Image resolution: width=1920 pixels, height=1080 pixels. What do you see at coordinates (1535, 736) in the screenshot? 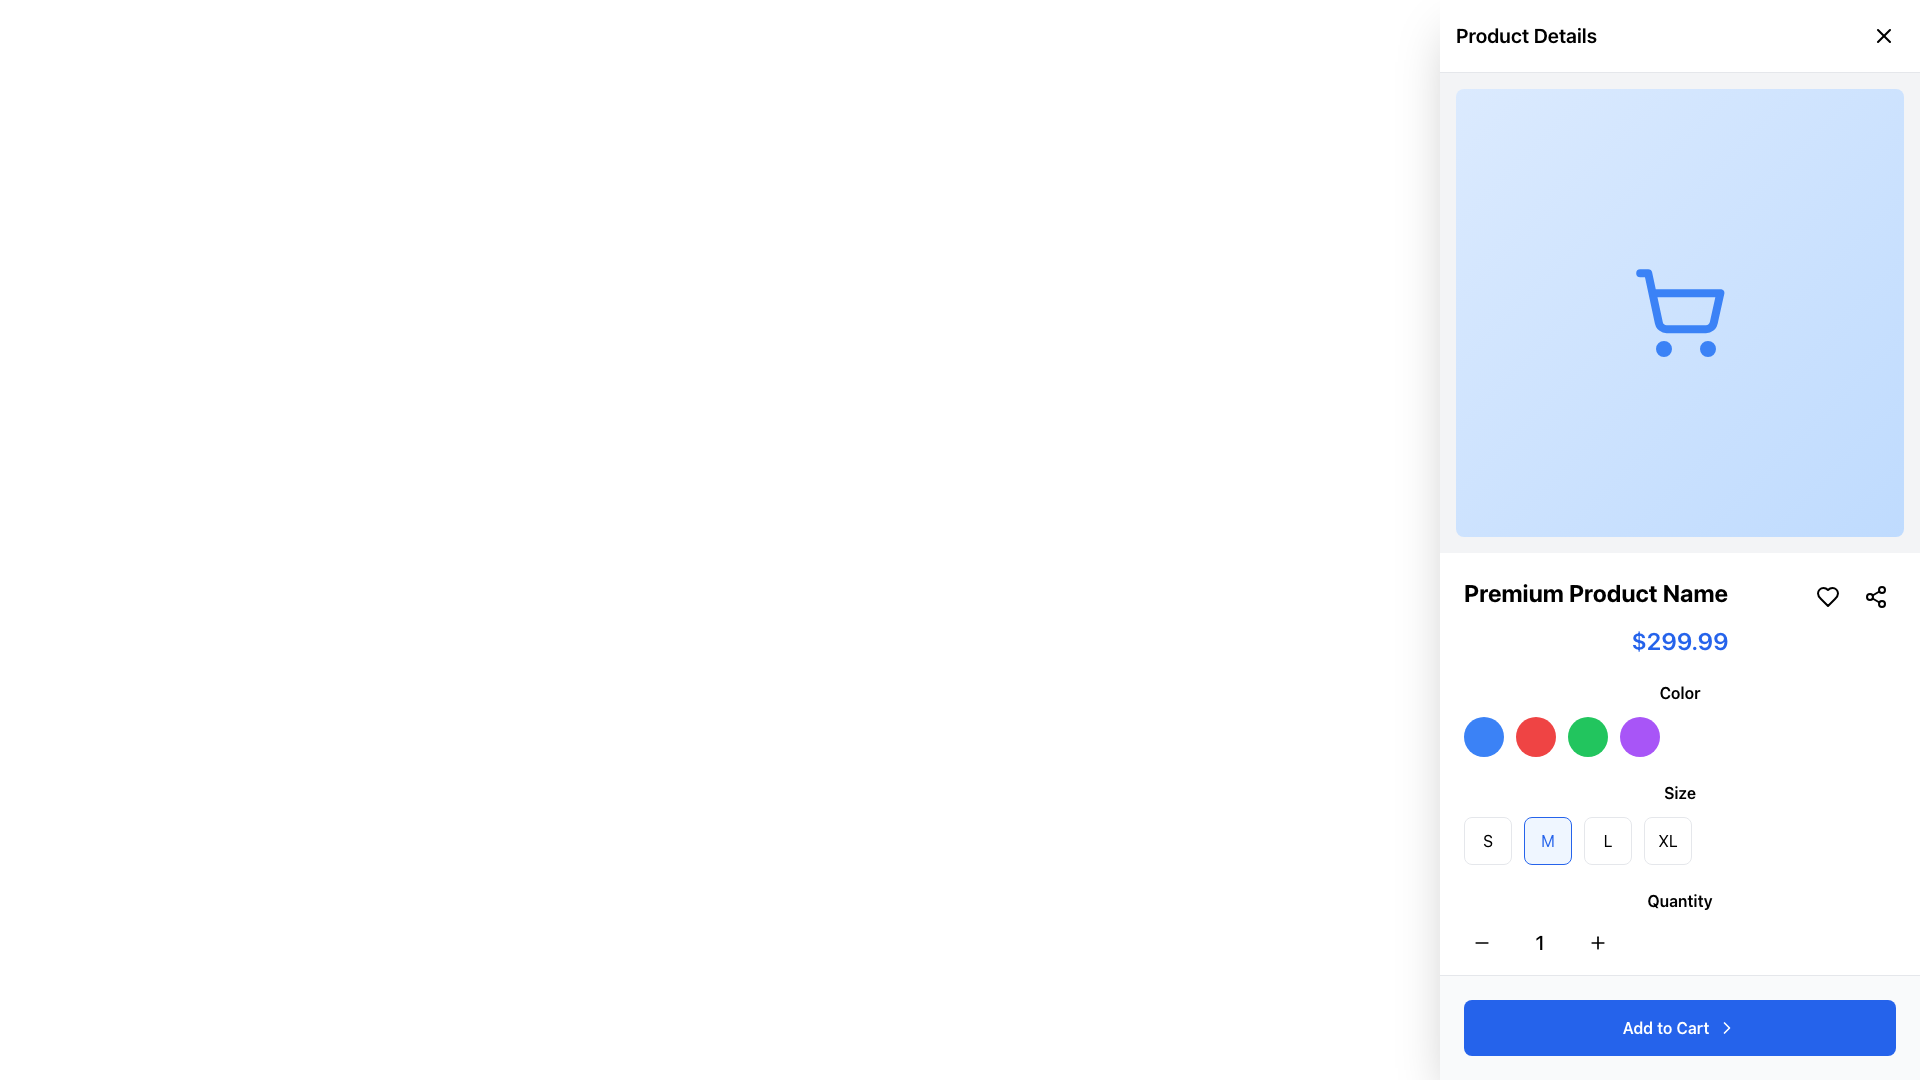
I see `the second circular button with a red background in the right-hand panel` at bounding box center [1535, 736].